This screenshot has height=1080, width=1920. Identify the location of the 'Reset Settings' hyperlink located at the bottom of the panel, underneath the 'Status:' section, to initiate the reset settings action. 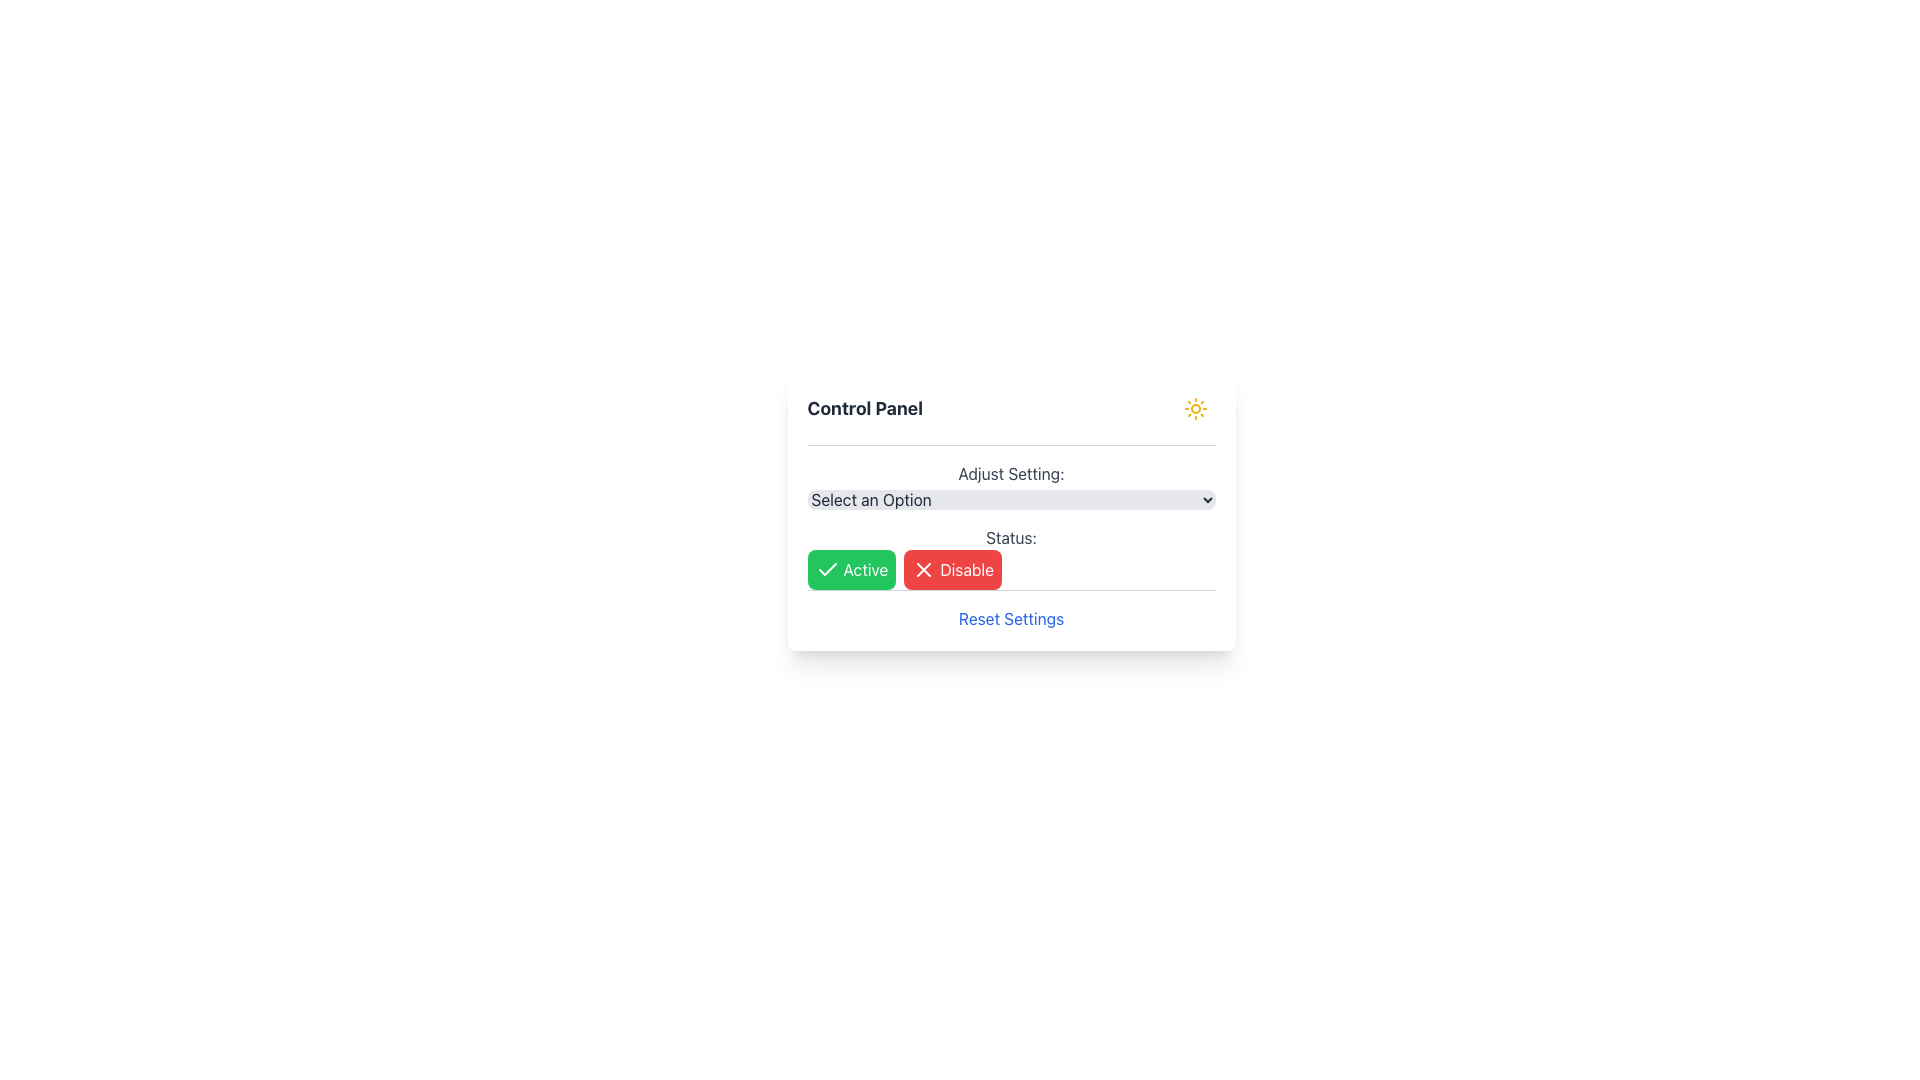
(1011, 609).